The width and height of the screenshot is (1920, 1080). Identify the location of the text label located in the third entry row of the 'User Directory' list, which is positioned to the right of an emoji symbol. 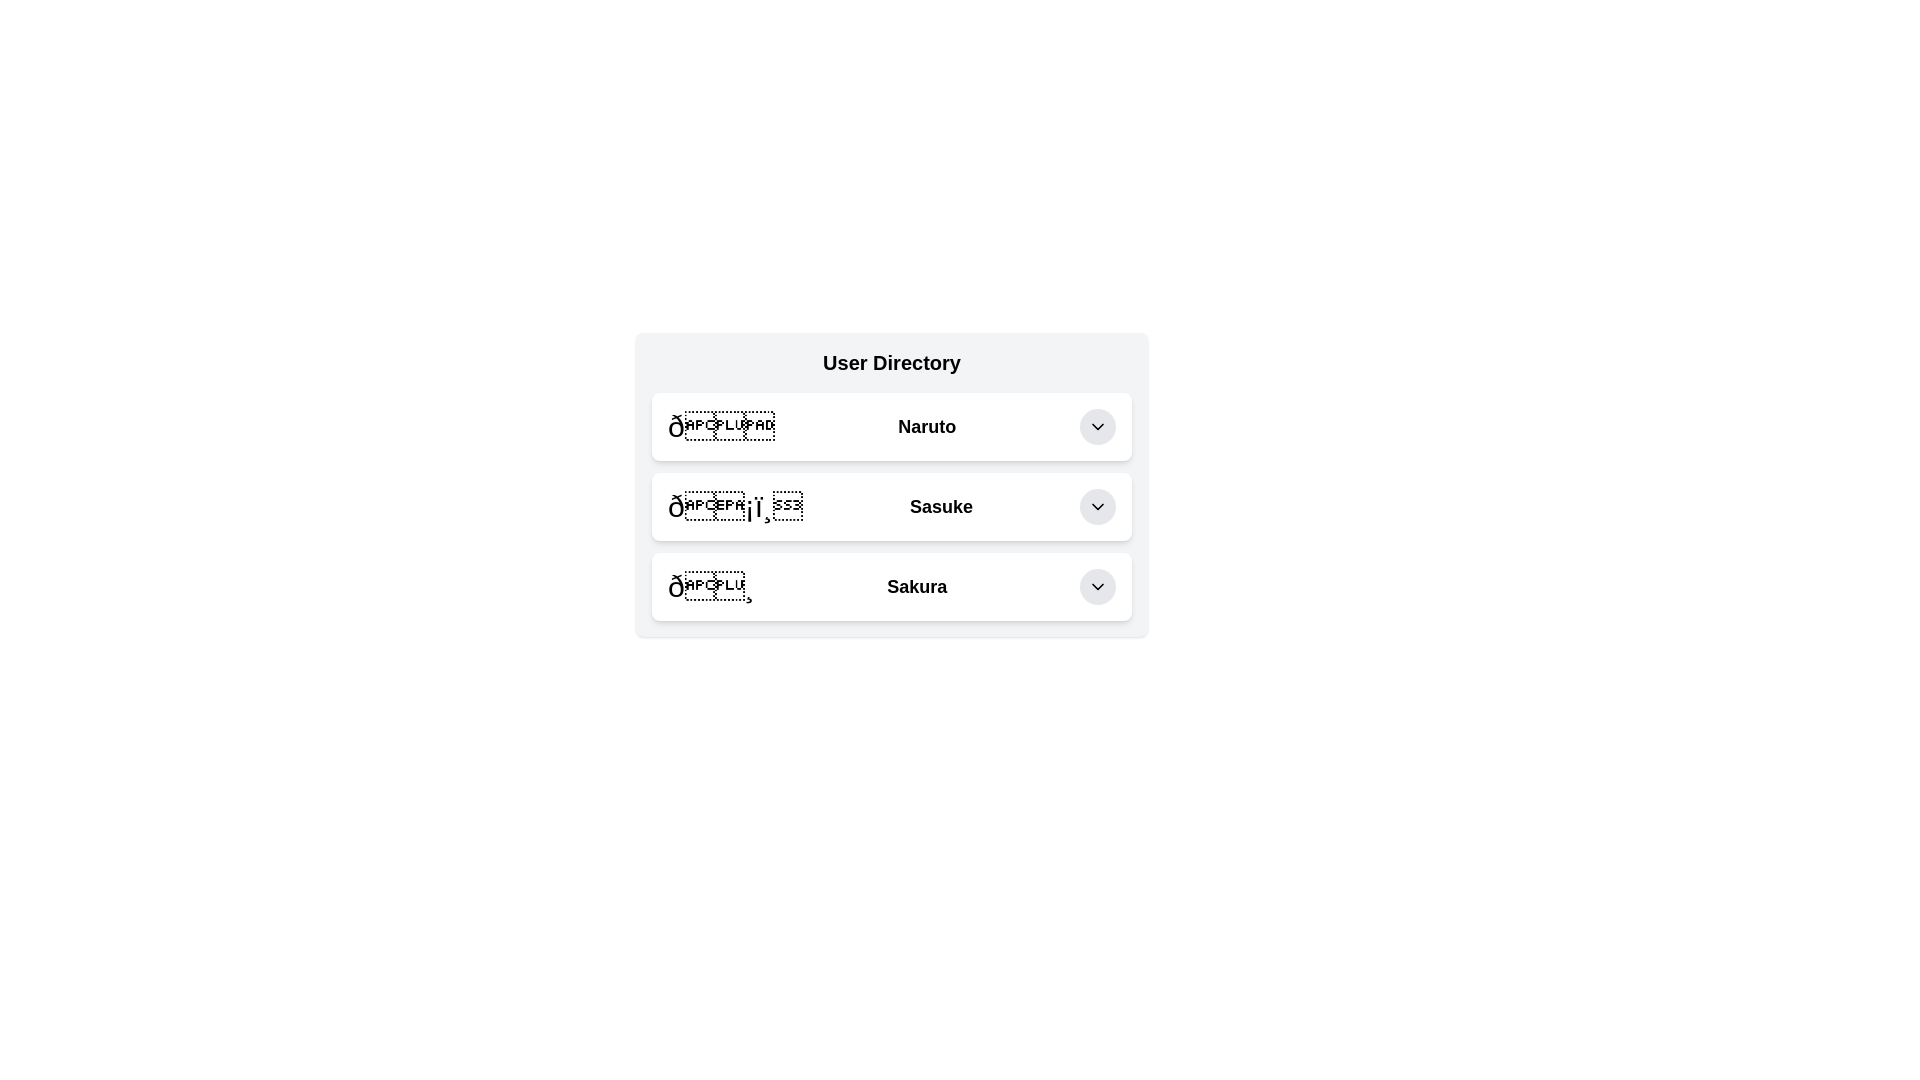
(916, 585).